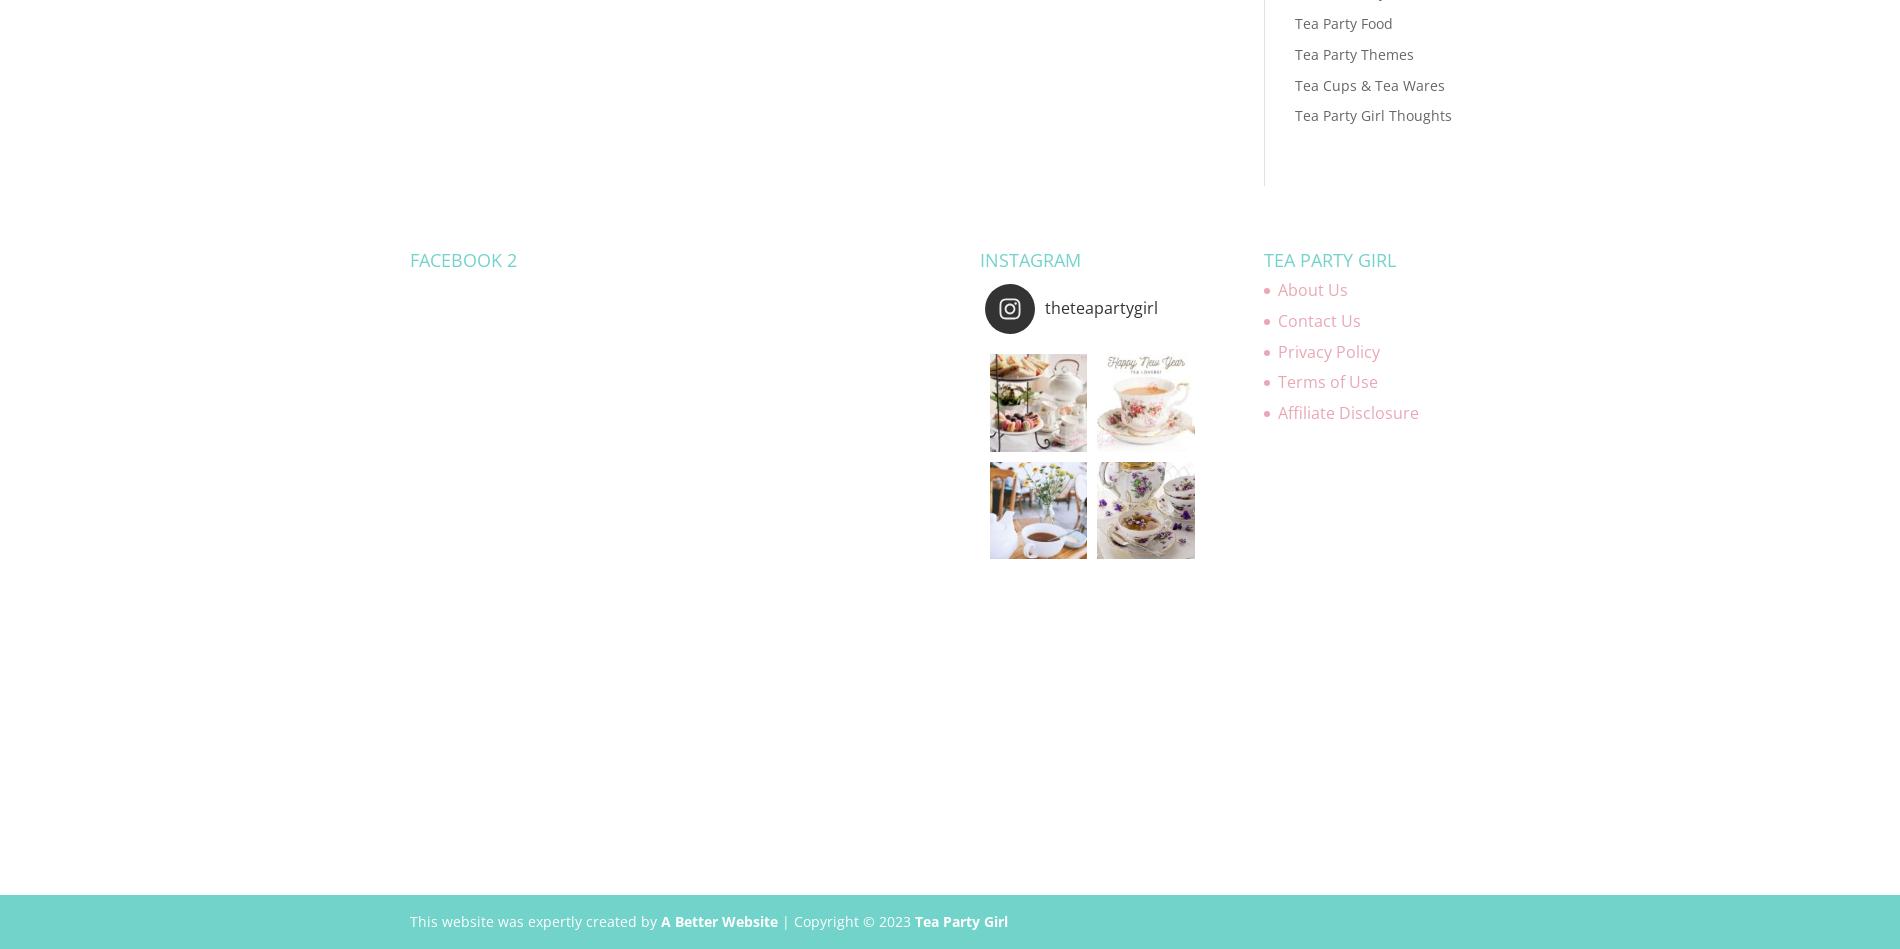  What do you see at coordinates (1044, 307) in the screenshot?
I see `'theteapartygirl'` at bounding box center [1044, 307].